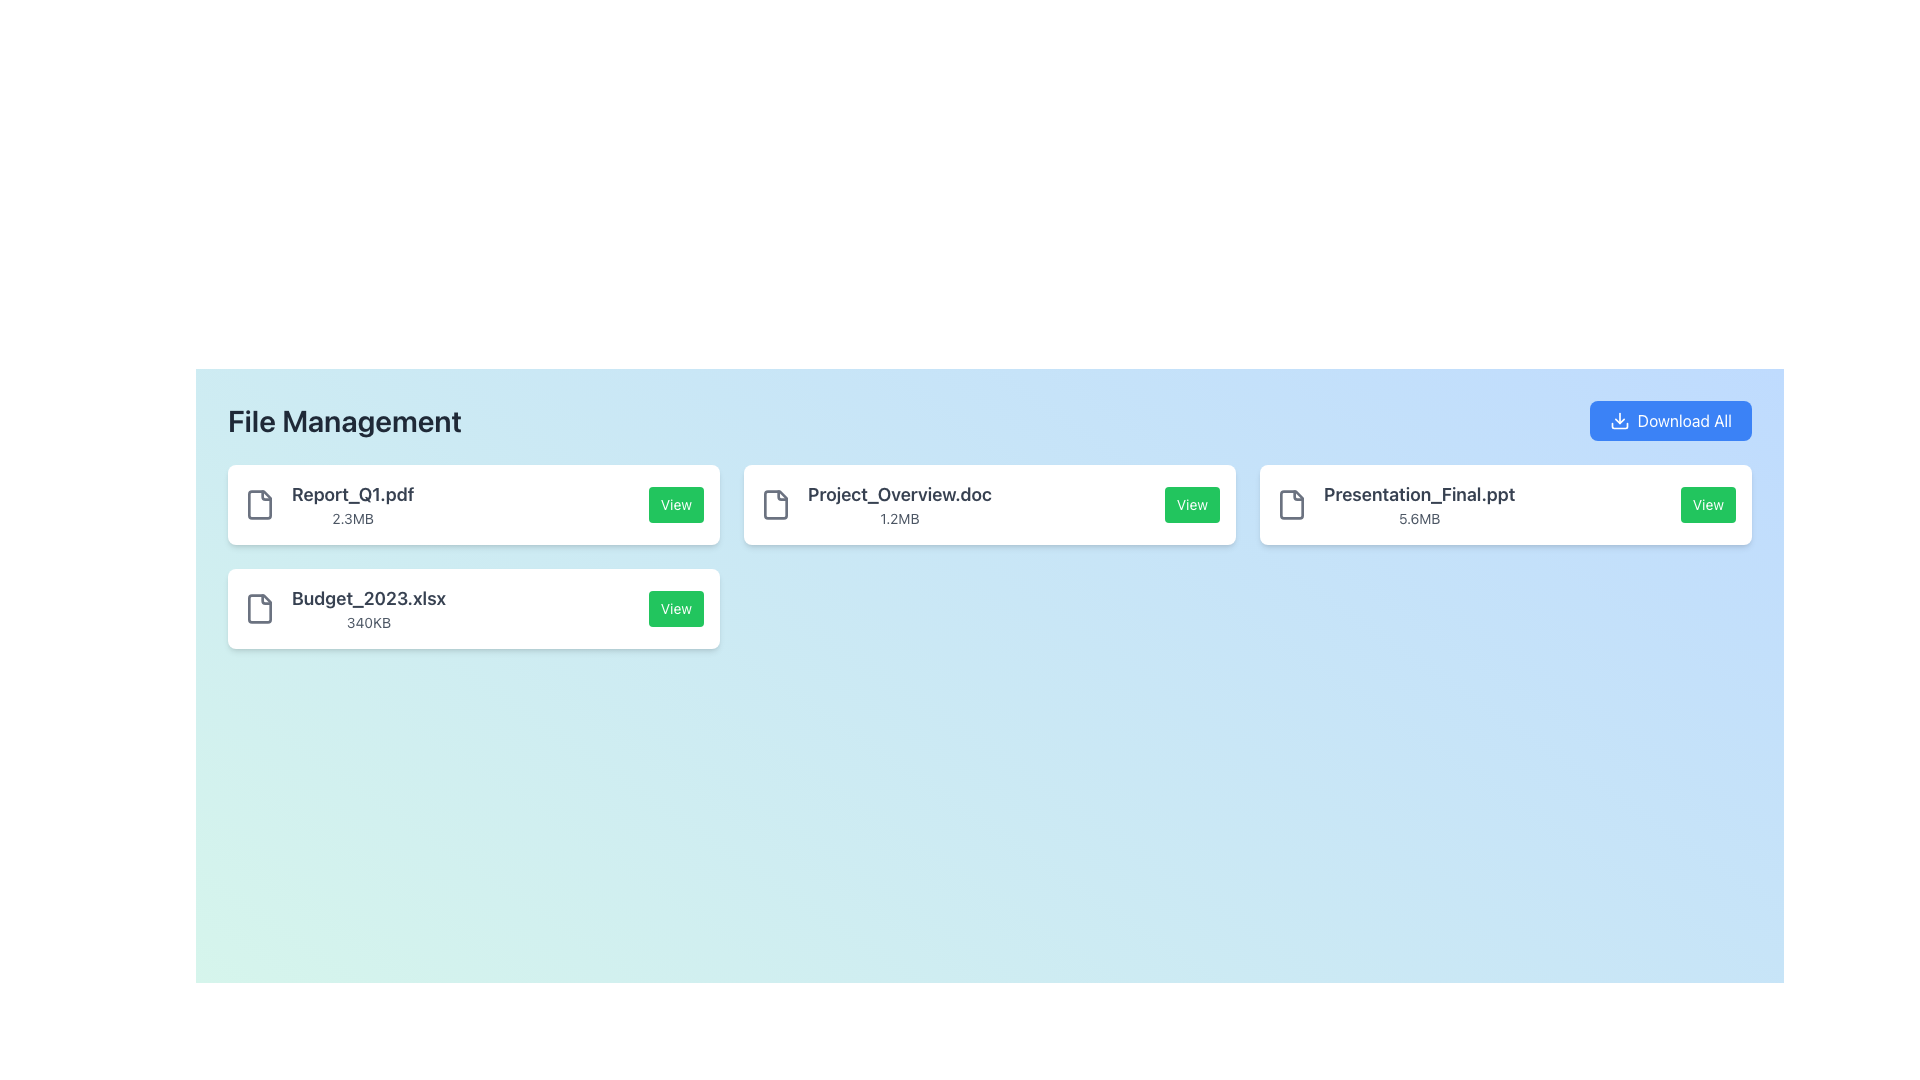 The width and height of the screenshot is (1920, 1080). I want to click on the text label displaying the file size '5.6MB', which is located beneath the file name 'Presentation_Final.ppt' in the fourth file block of the File Management interface, so click(1418, 518).